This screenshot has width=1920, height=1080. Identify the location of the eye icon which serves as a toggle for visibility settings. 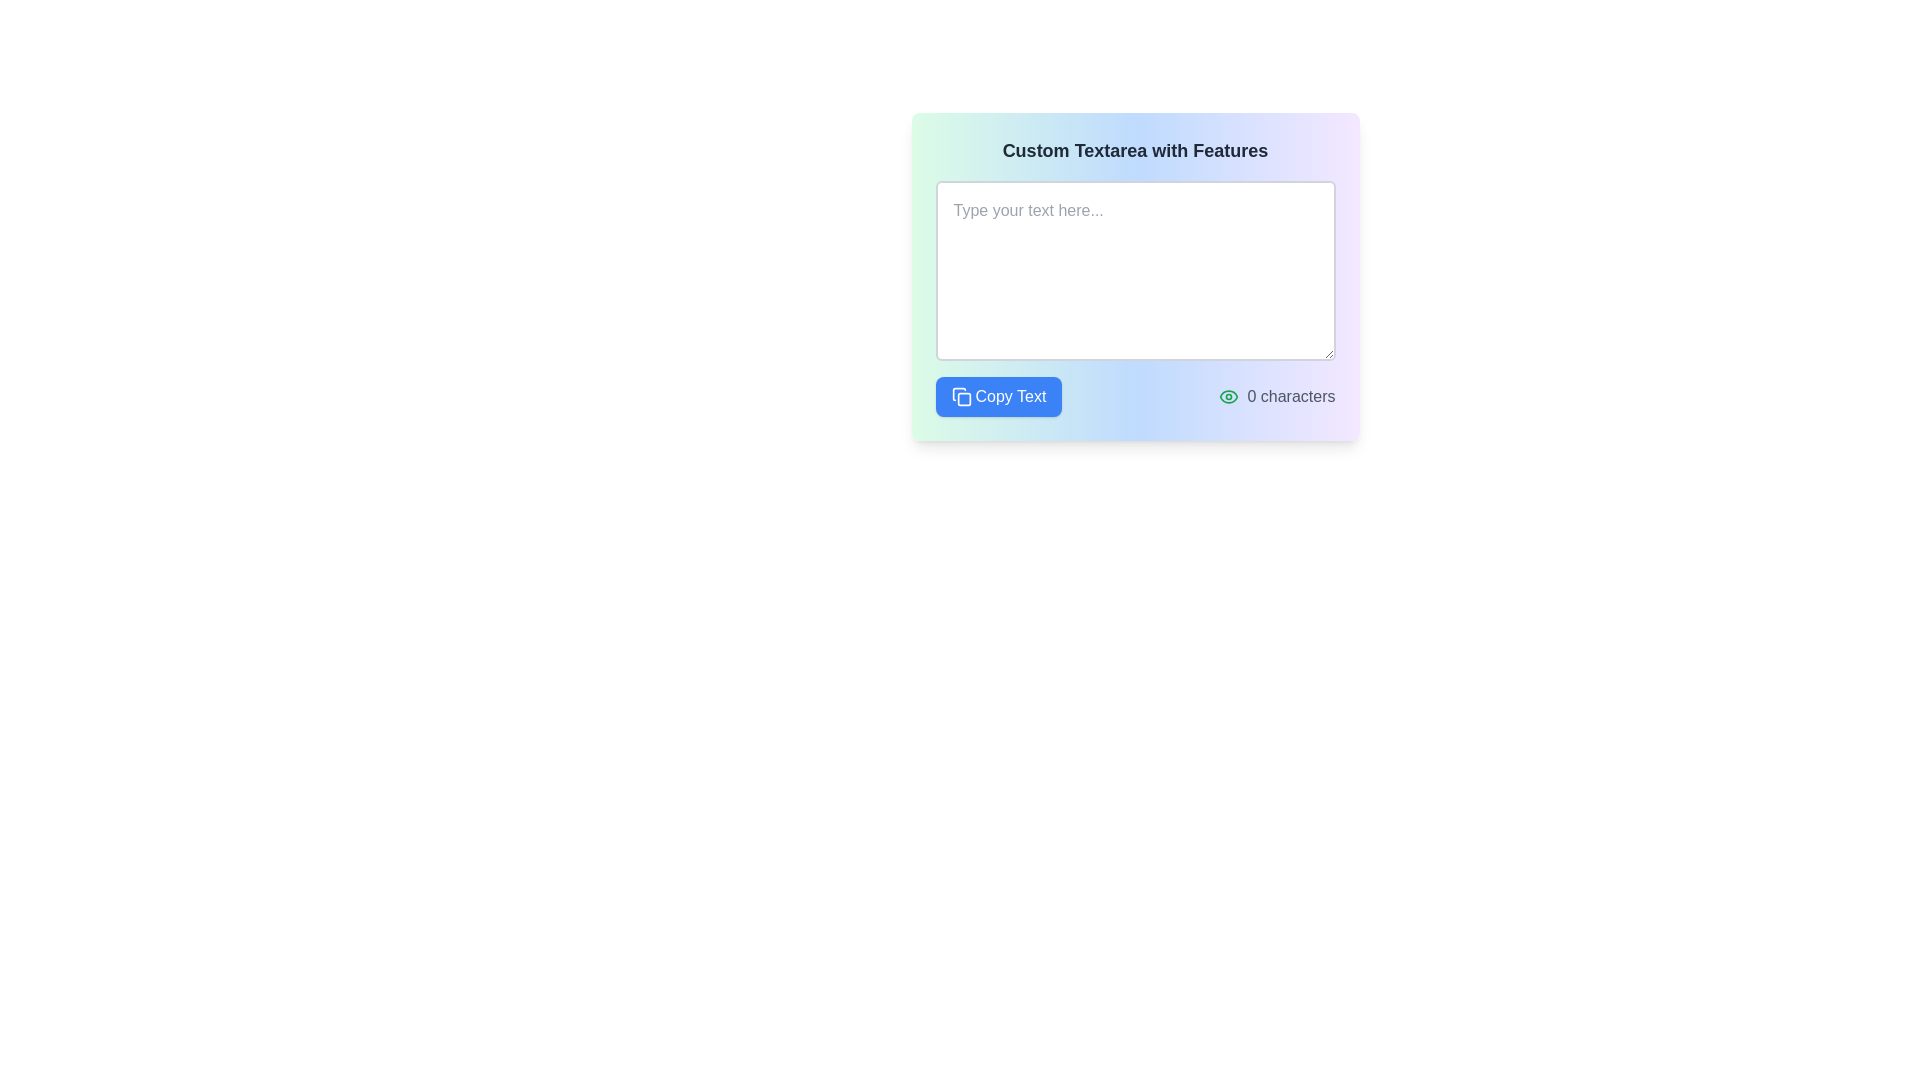
(1228, 397).